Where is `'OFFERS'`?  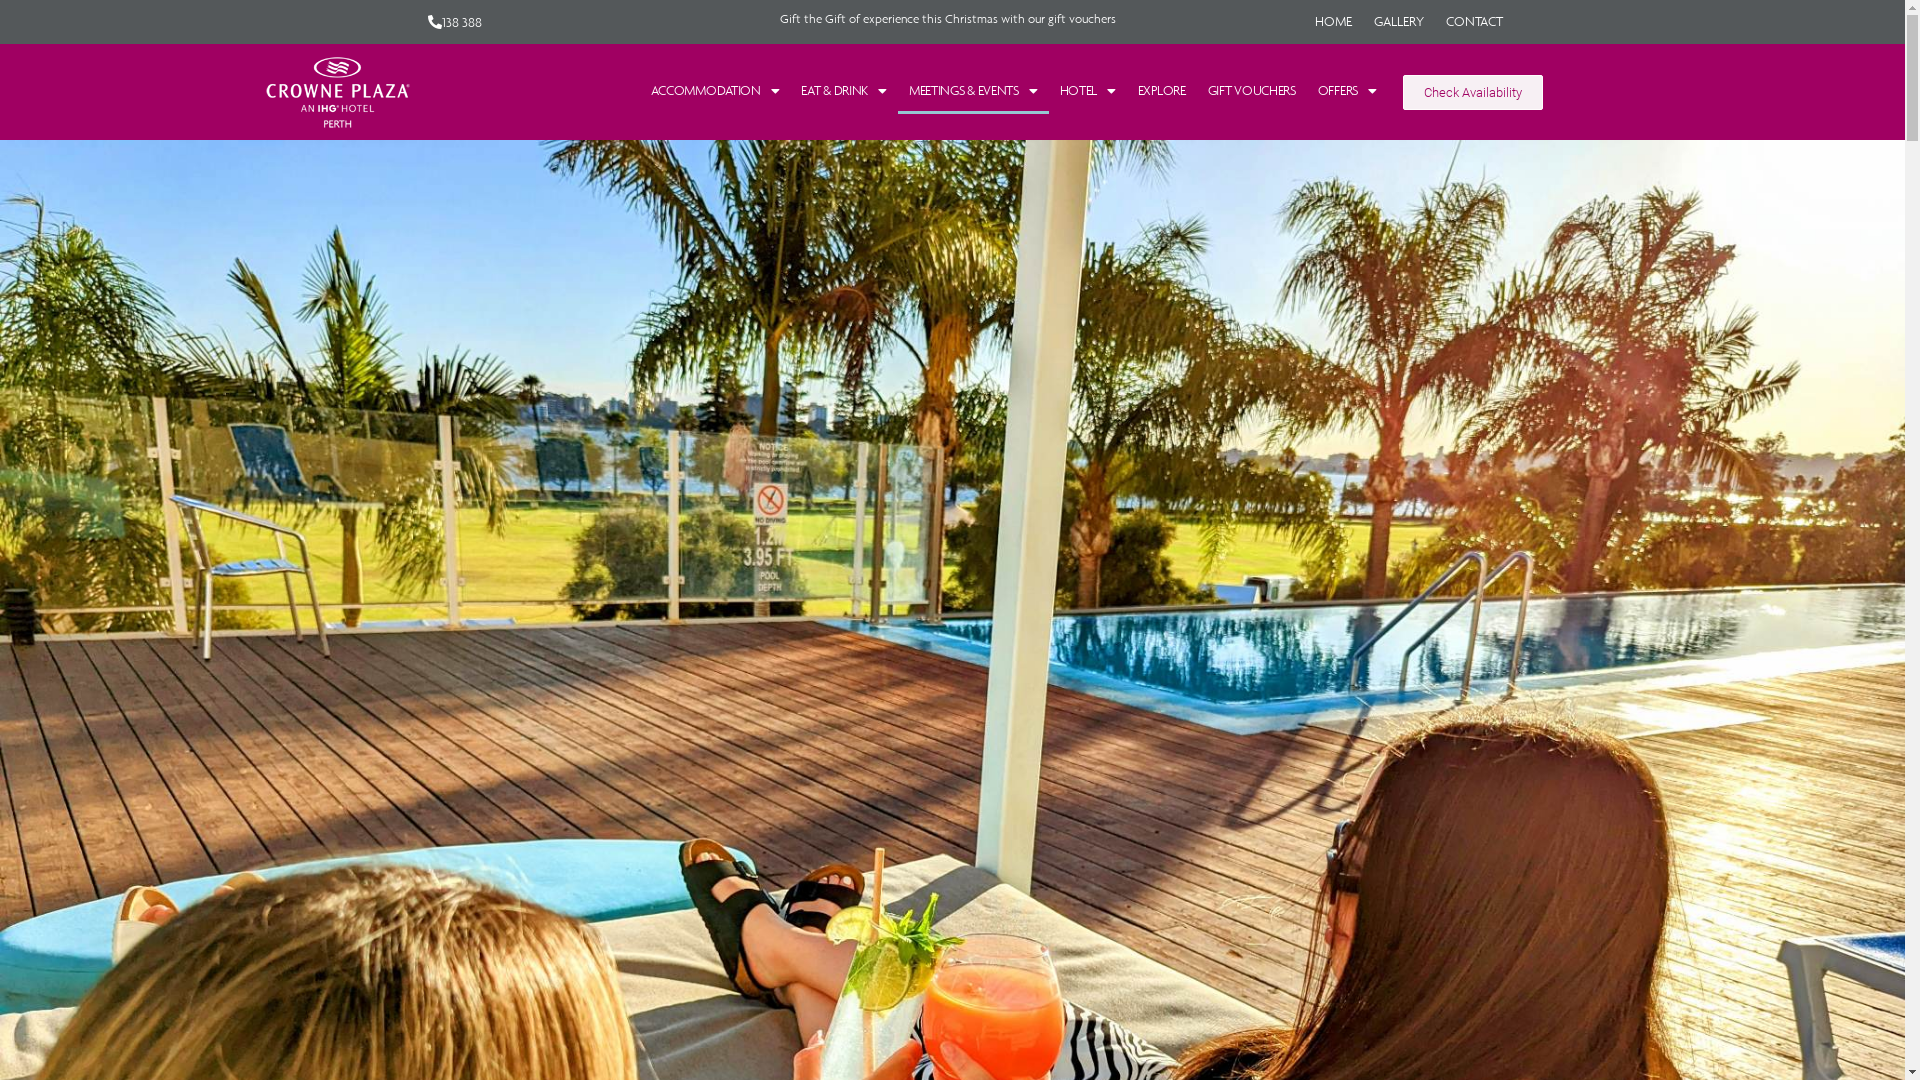
'OFFERS' is located at coordinates (1347, 91).